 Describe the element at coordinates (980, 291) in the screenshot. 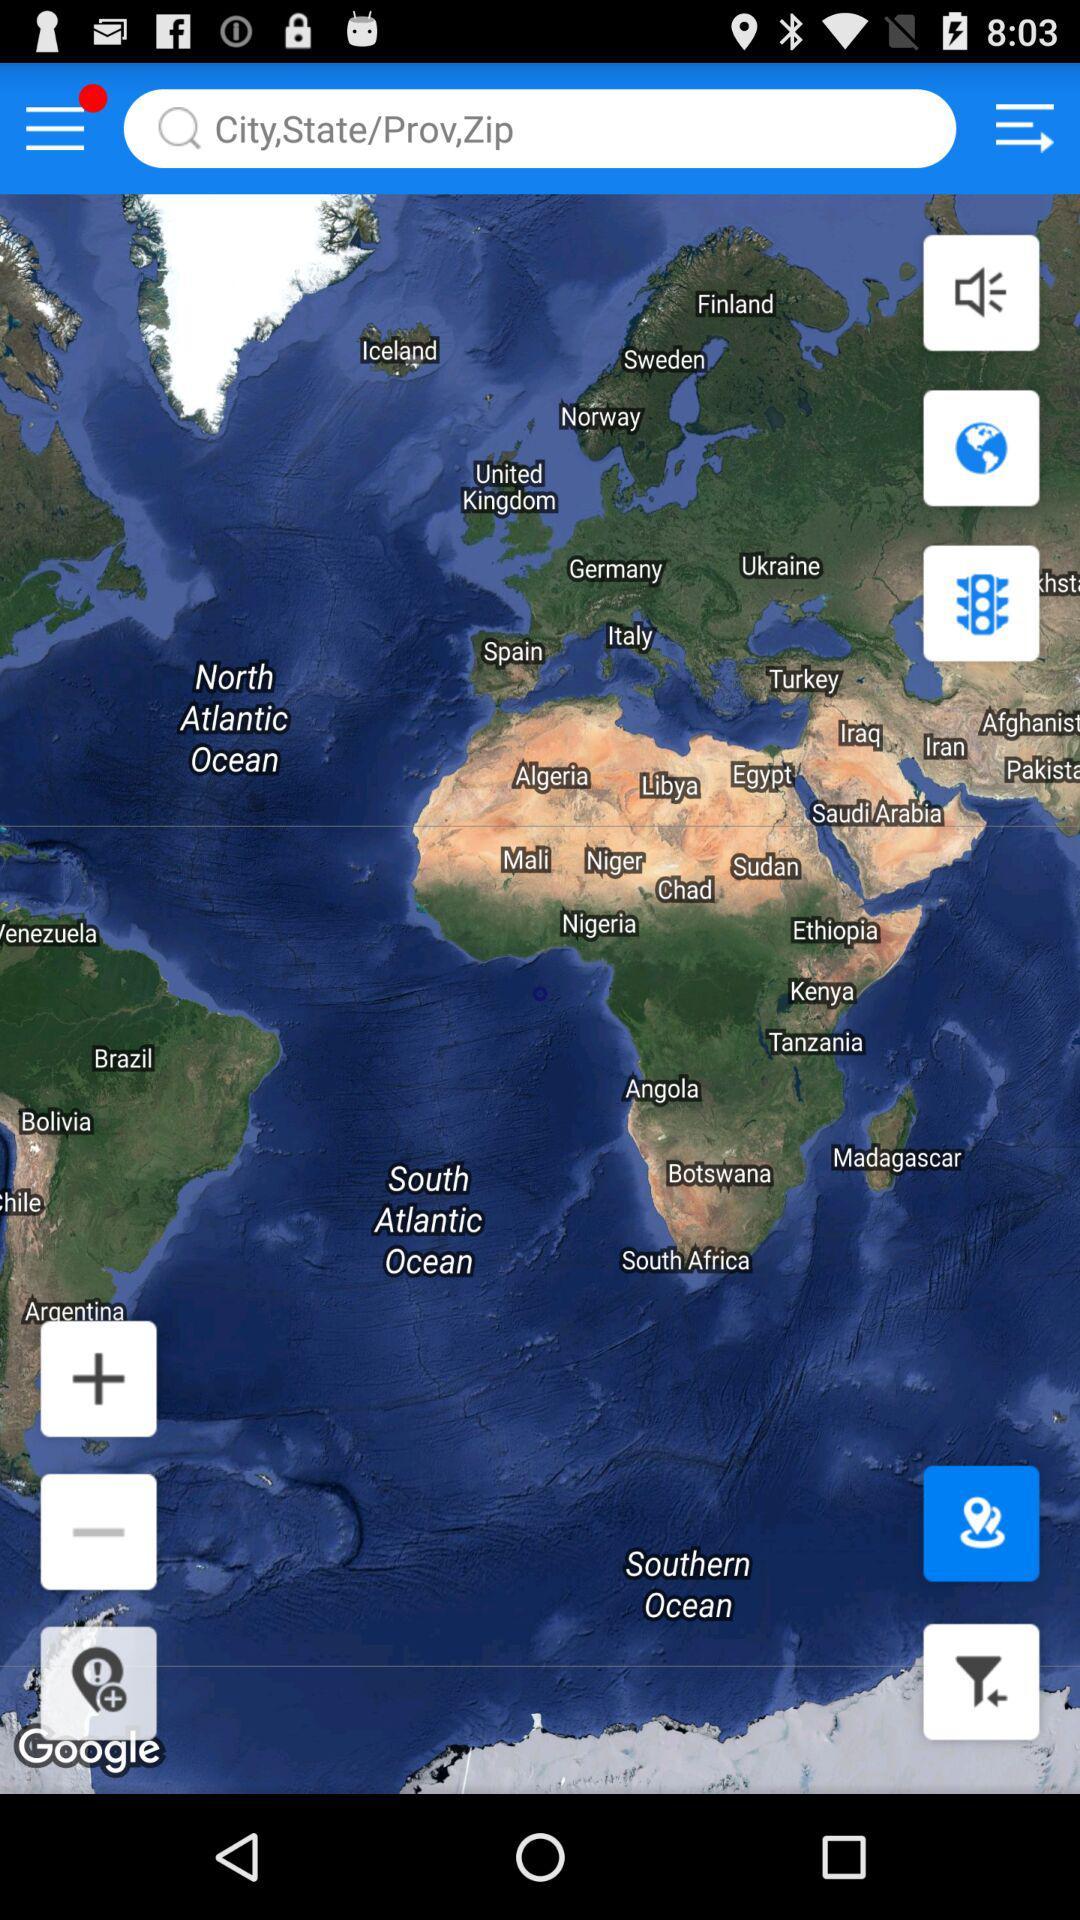

I see `audio` at that location.